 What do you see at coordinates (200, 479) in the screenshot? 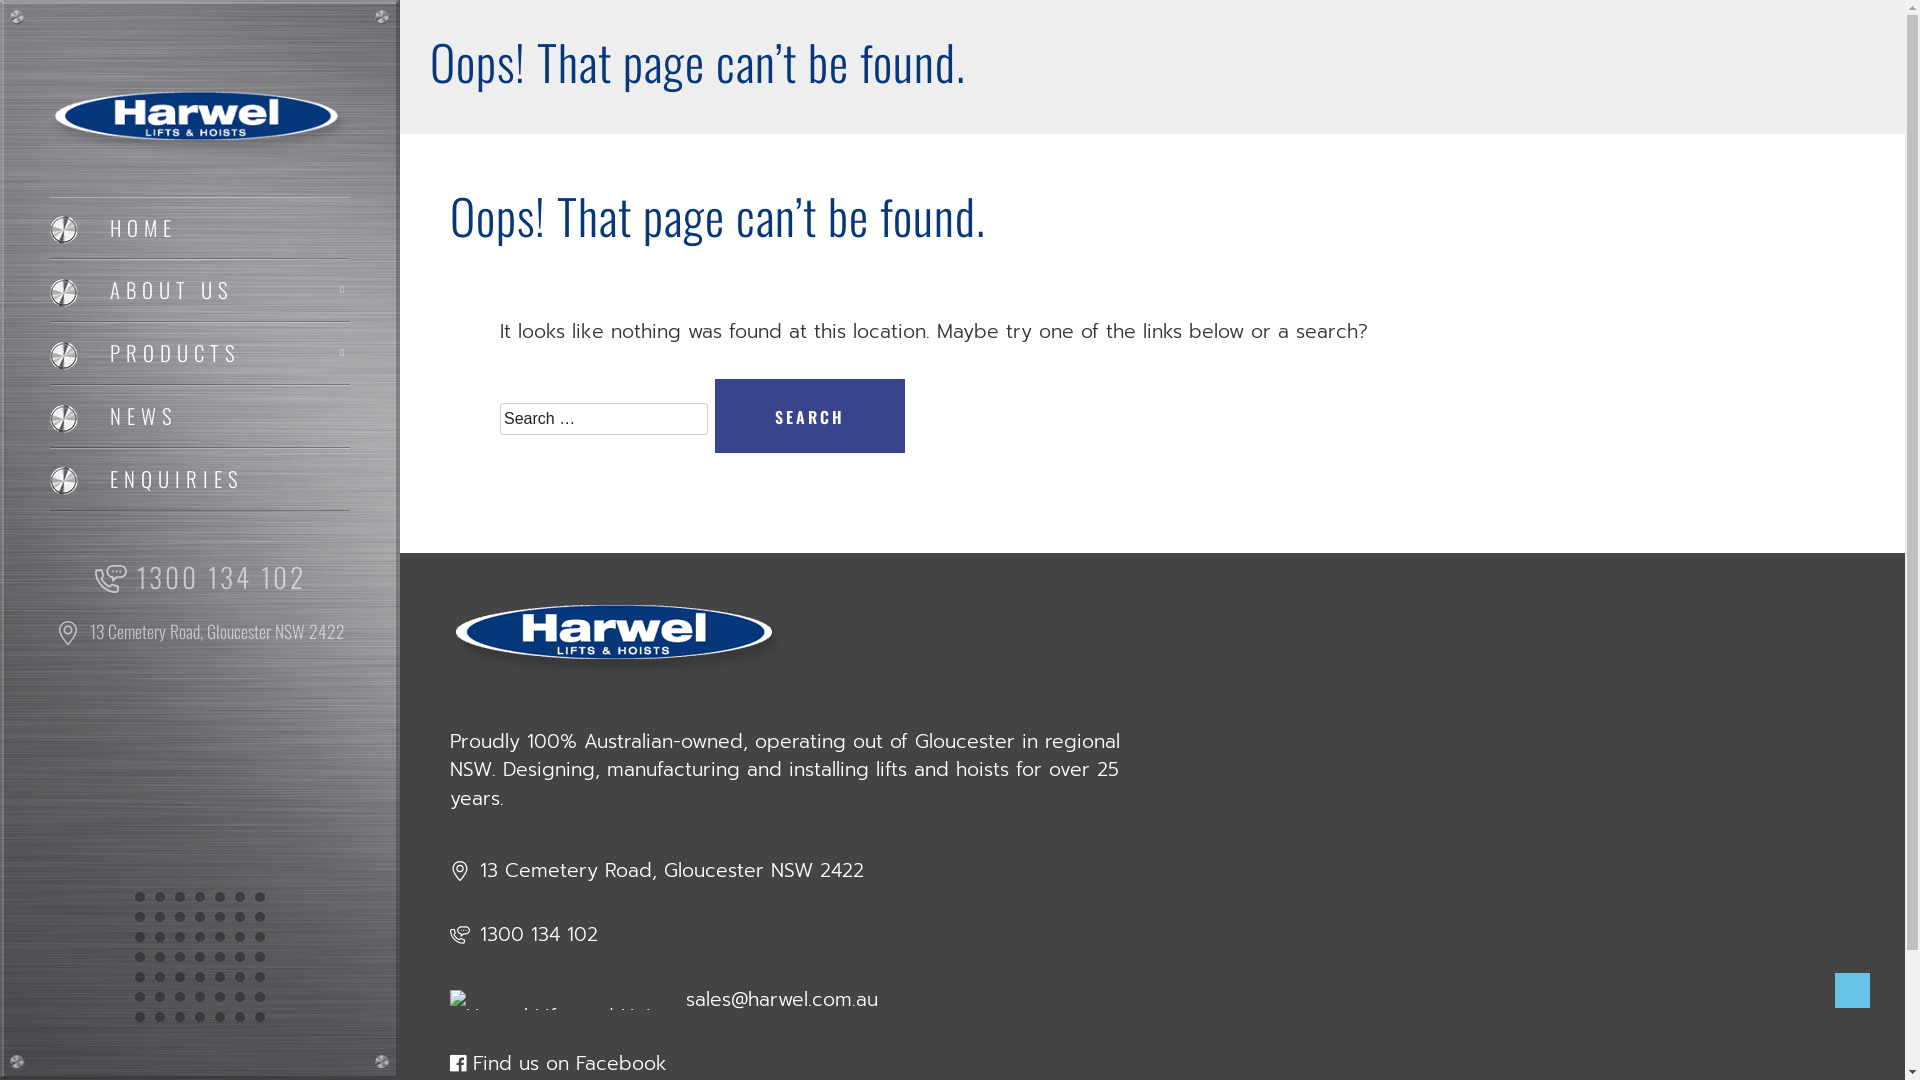
I see `'ENQUIRIES'` at bounding box center [200, 479].